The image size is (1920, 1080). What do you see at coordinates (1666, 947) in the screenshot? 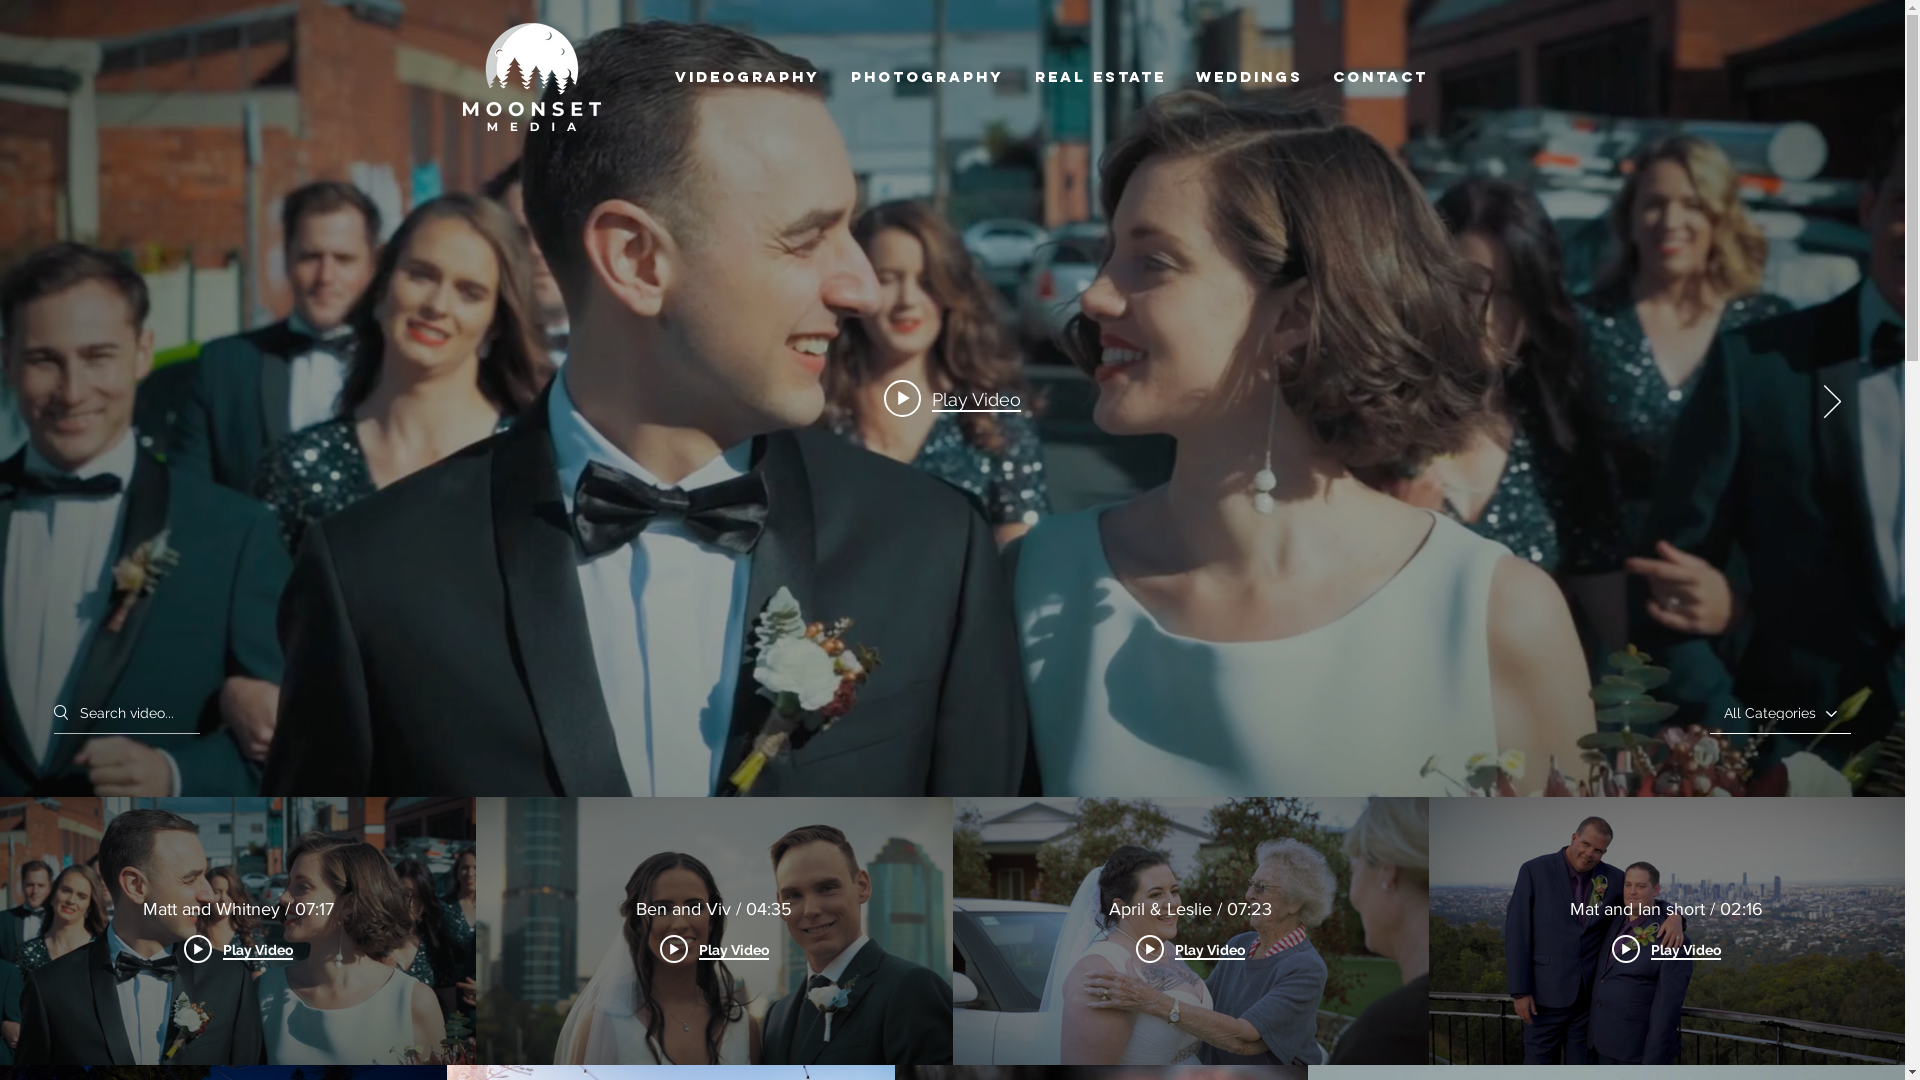
I see `'Play Video'` at bounding box center [1666, 947].